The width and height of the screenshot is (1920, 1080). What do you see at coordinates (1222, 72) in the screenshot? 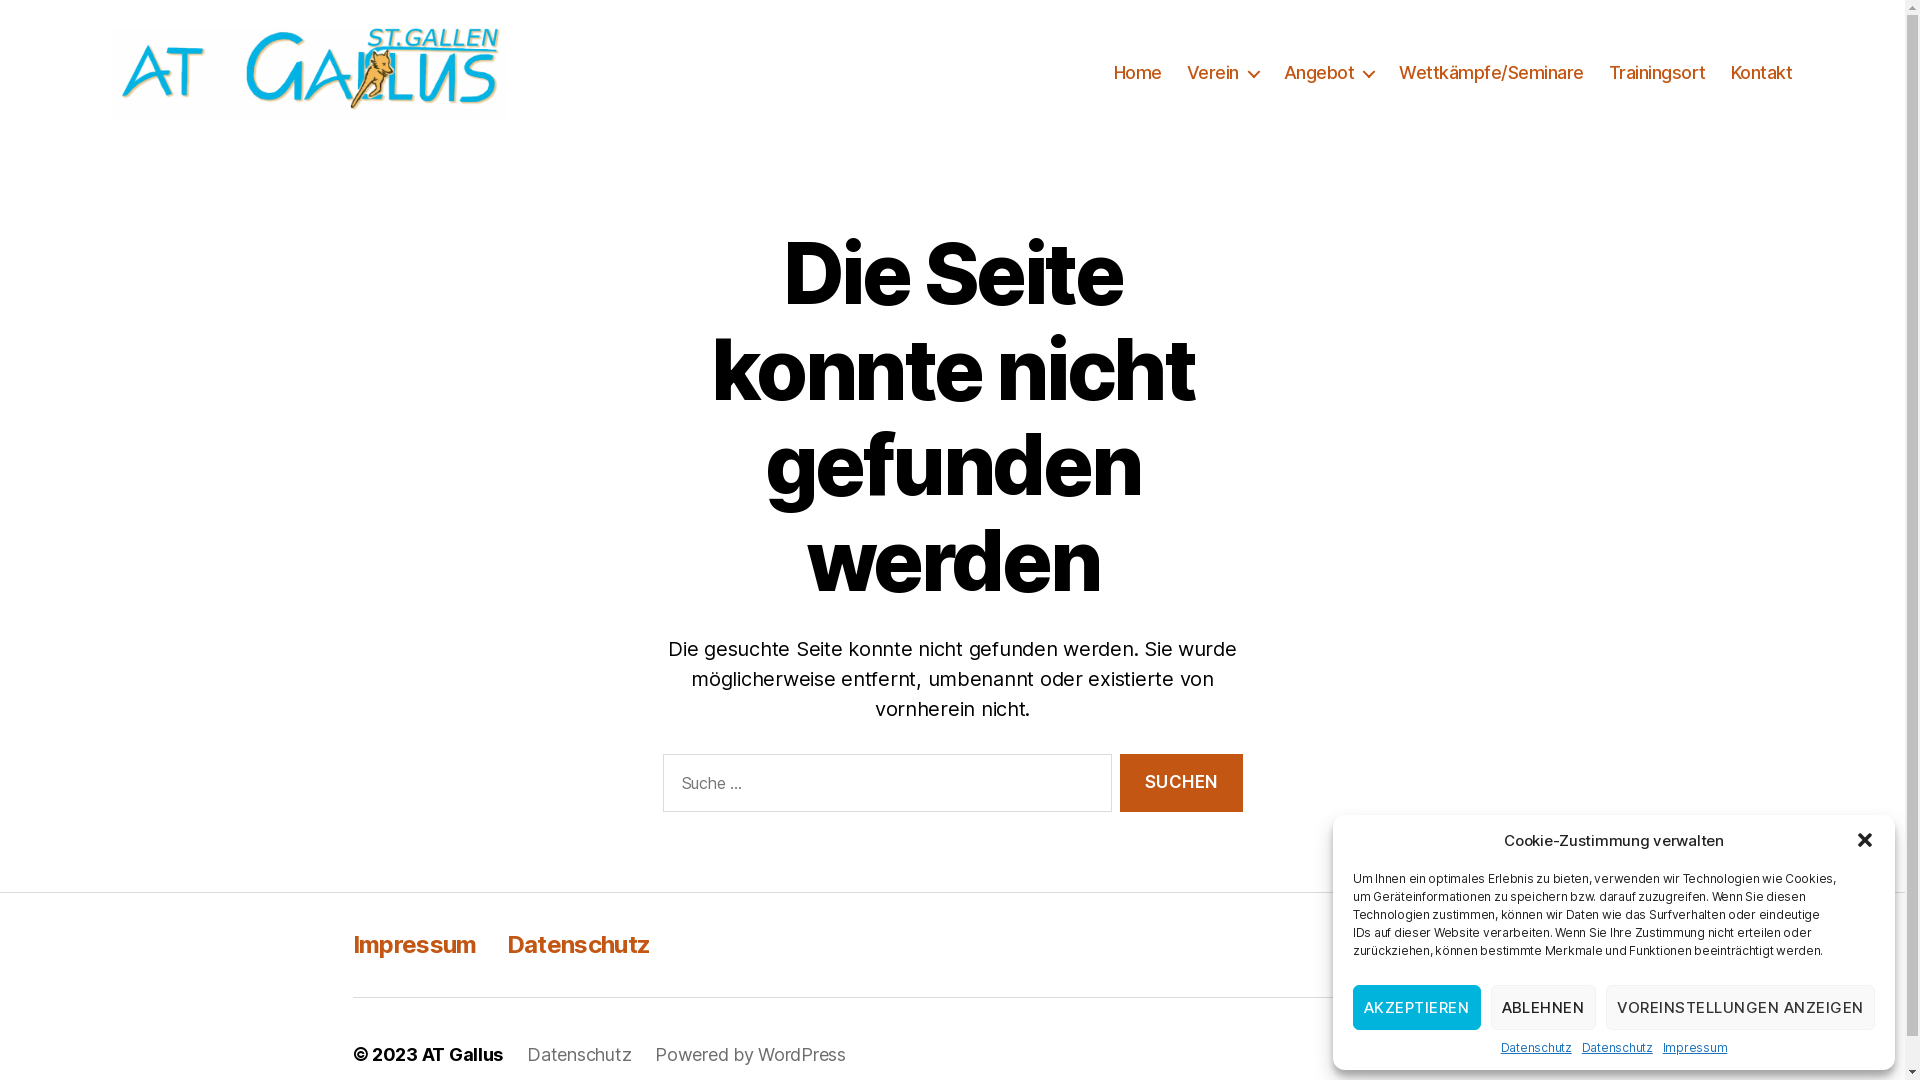
I see `'Verein'` at bounding box center [1222, 72].